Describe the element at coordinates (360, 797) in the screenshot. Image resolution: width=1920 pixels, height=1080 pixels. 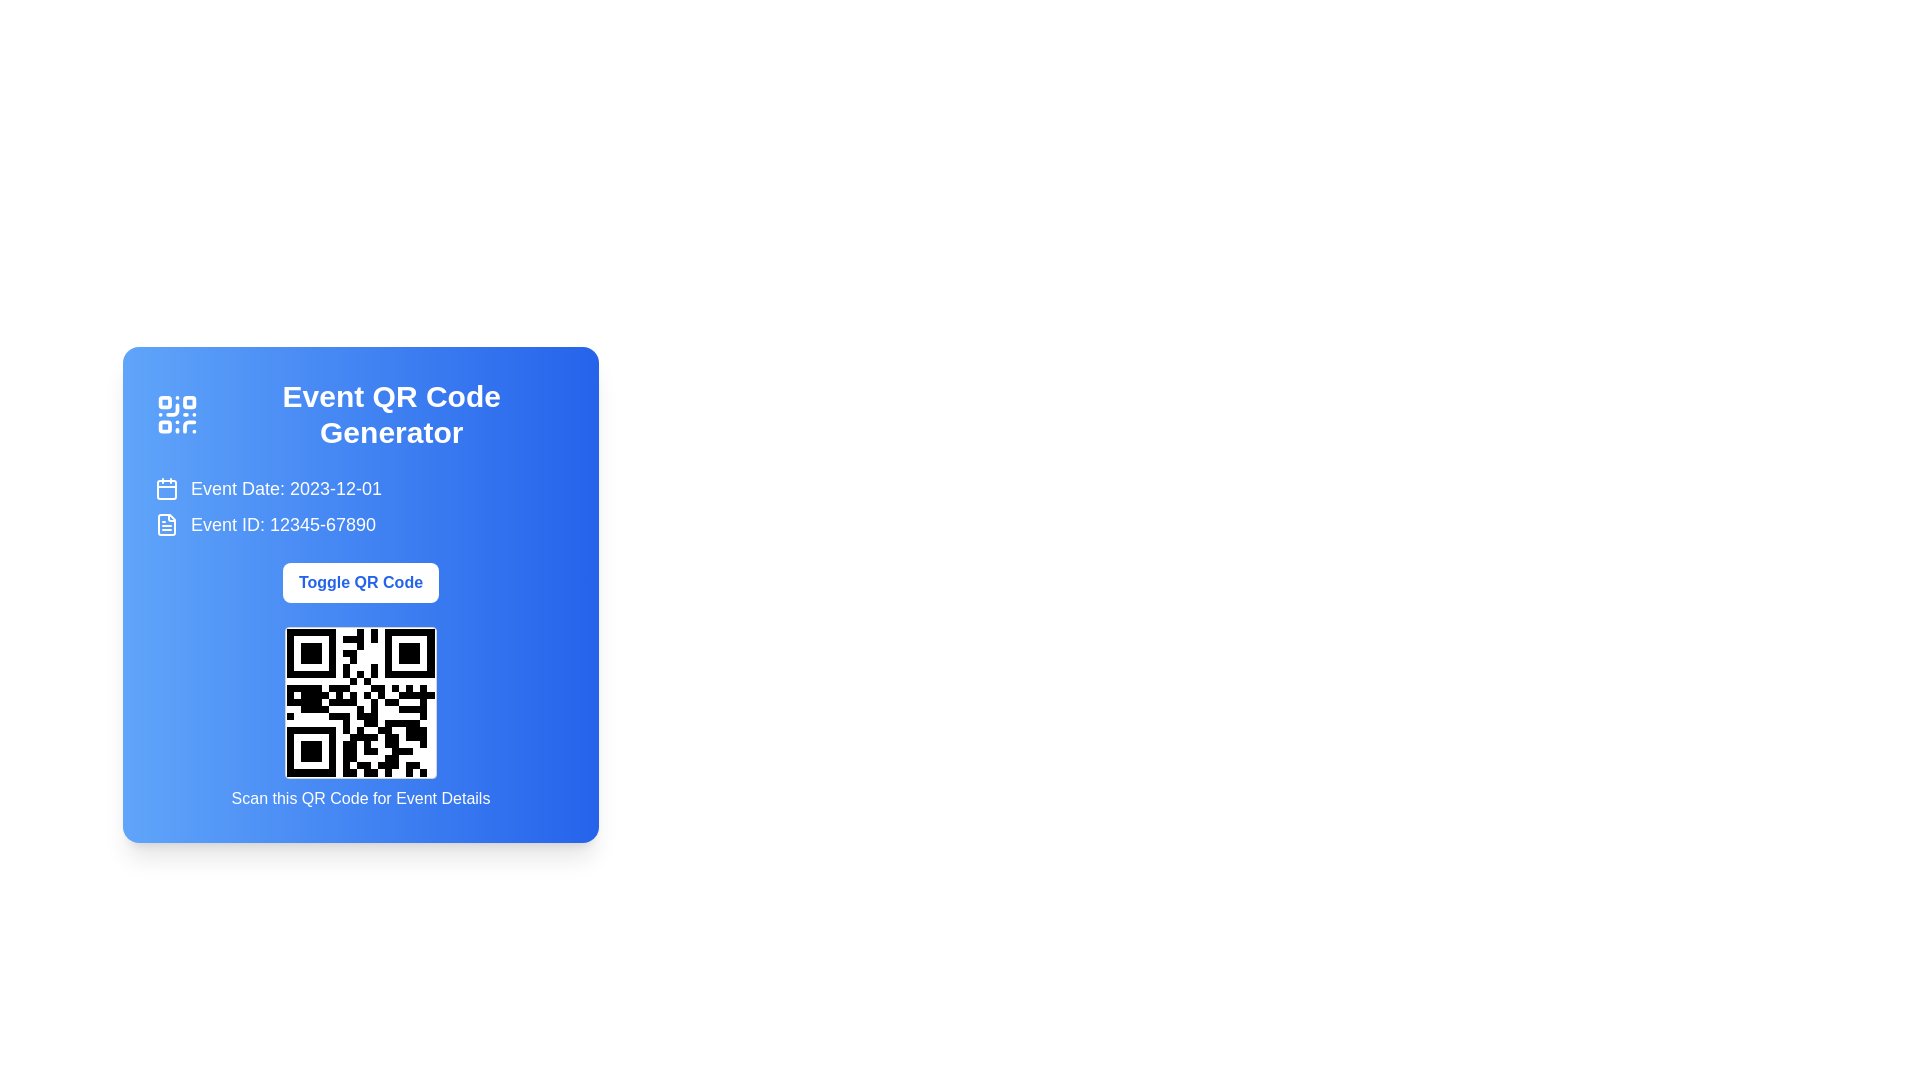
I see `informative text label located beneath the QR code, which guides users to interact with the QR code for event-related details` at that location.